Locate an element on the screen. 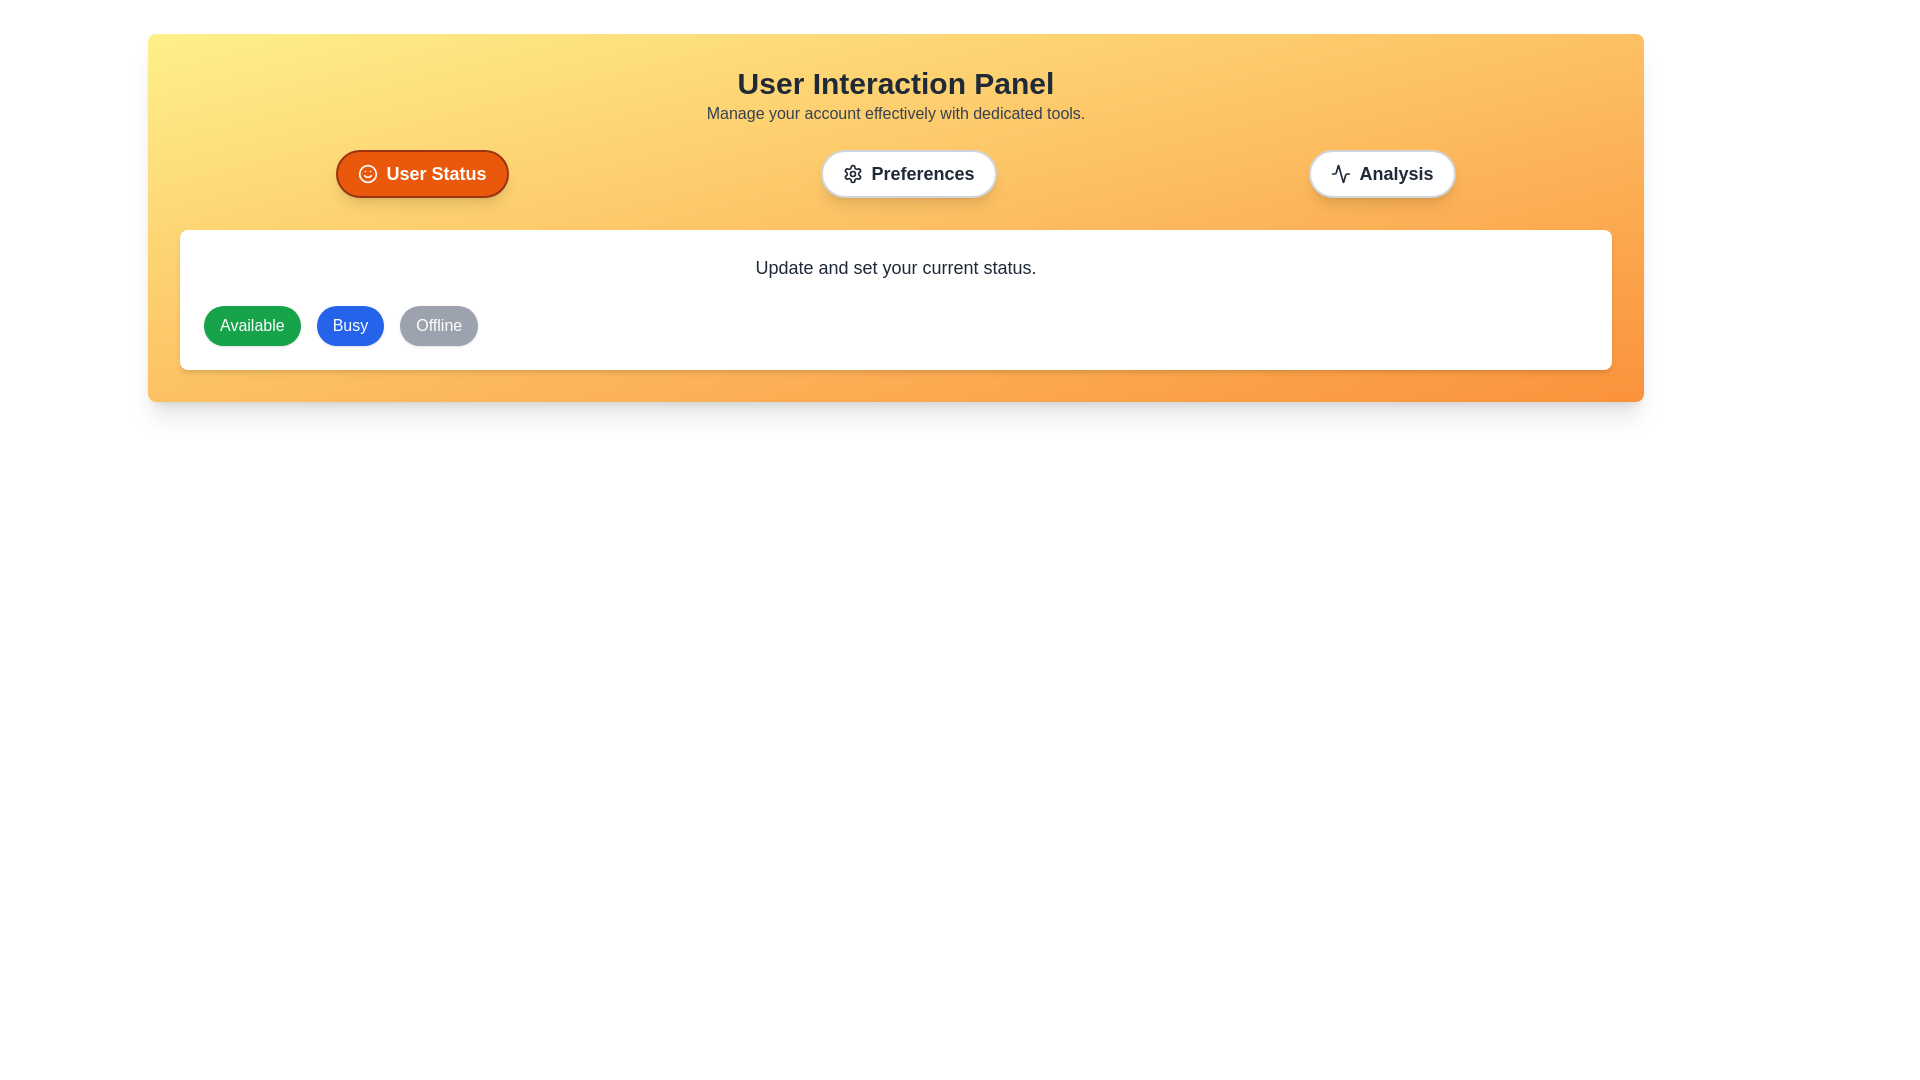 This screenshot has width=1920, height=1080. the tab labeled User Status to view its content is located at coordinates (421, 172).